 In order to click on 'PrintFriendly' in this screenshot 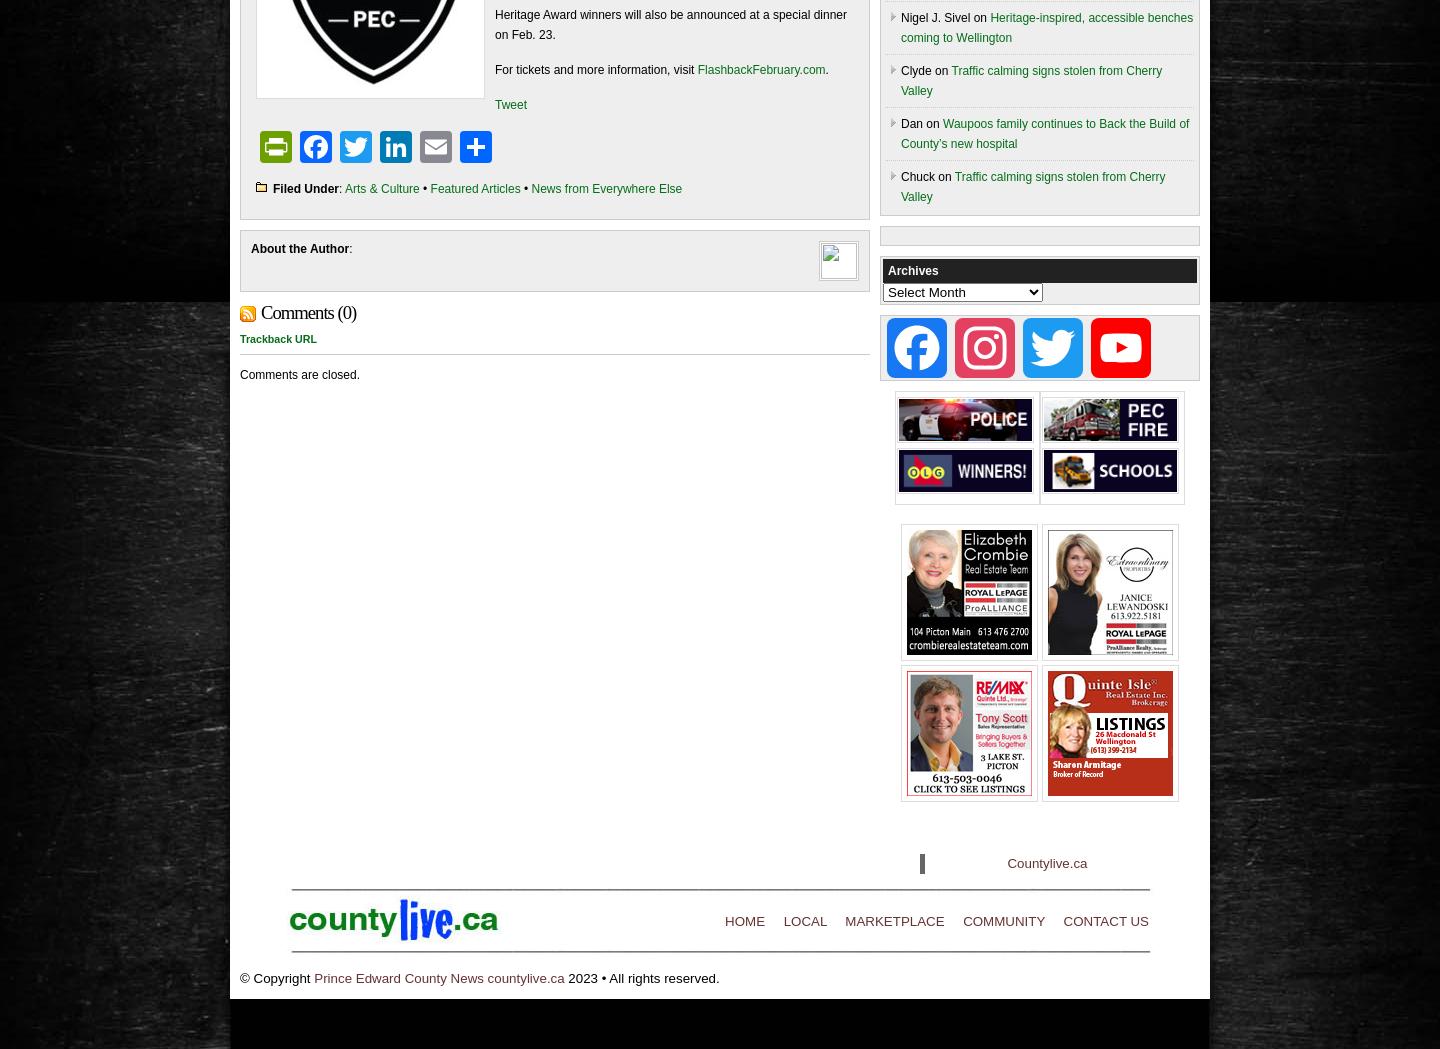, I will do `click(380, 146)`.